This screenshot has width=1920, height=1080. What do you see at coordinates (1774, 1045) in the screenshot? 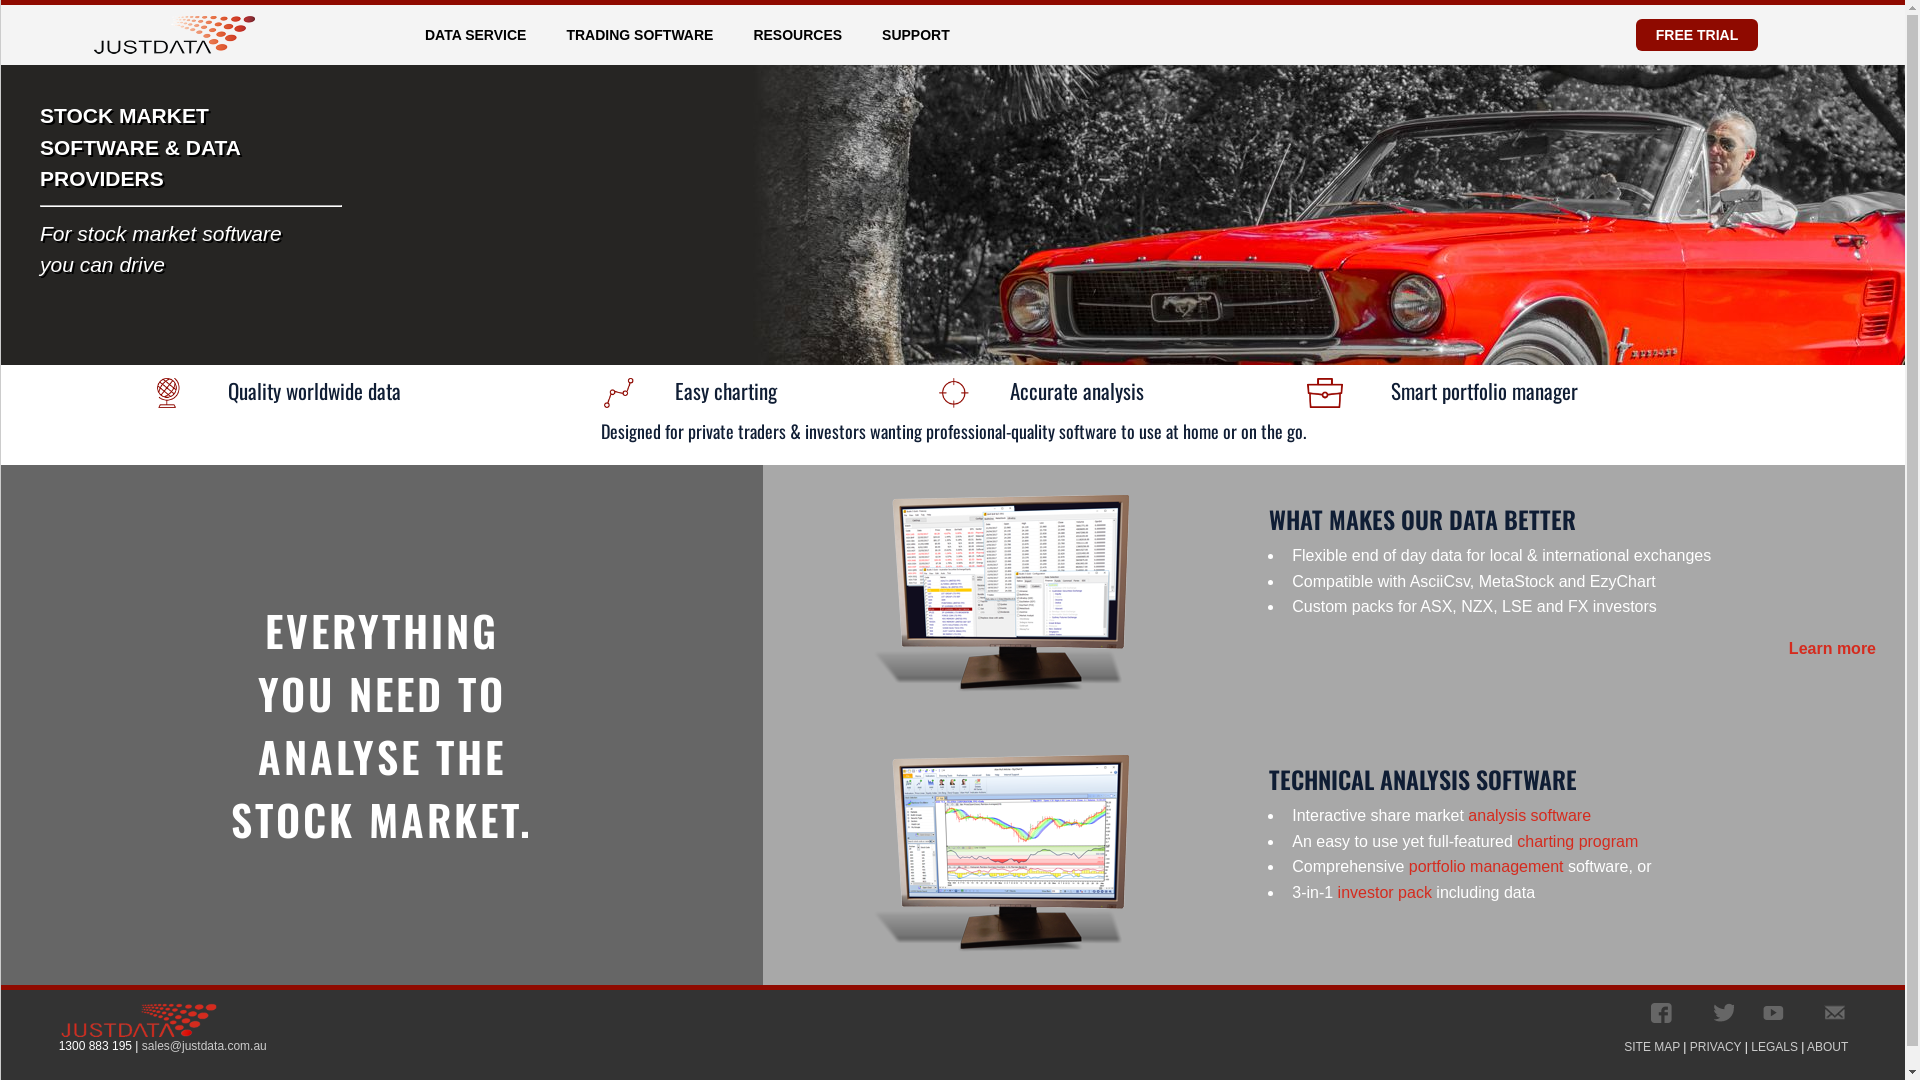
I see `'LEGALS'` at bounding box center [1774, 1045].